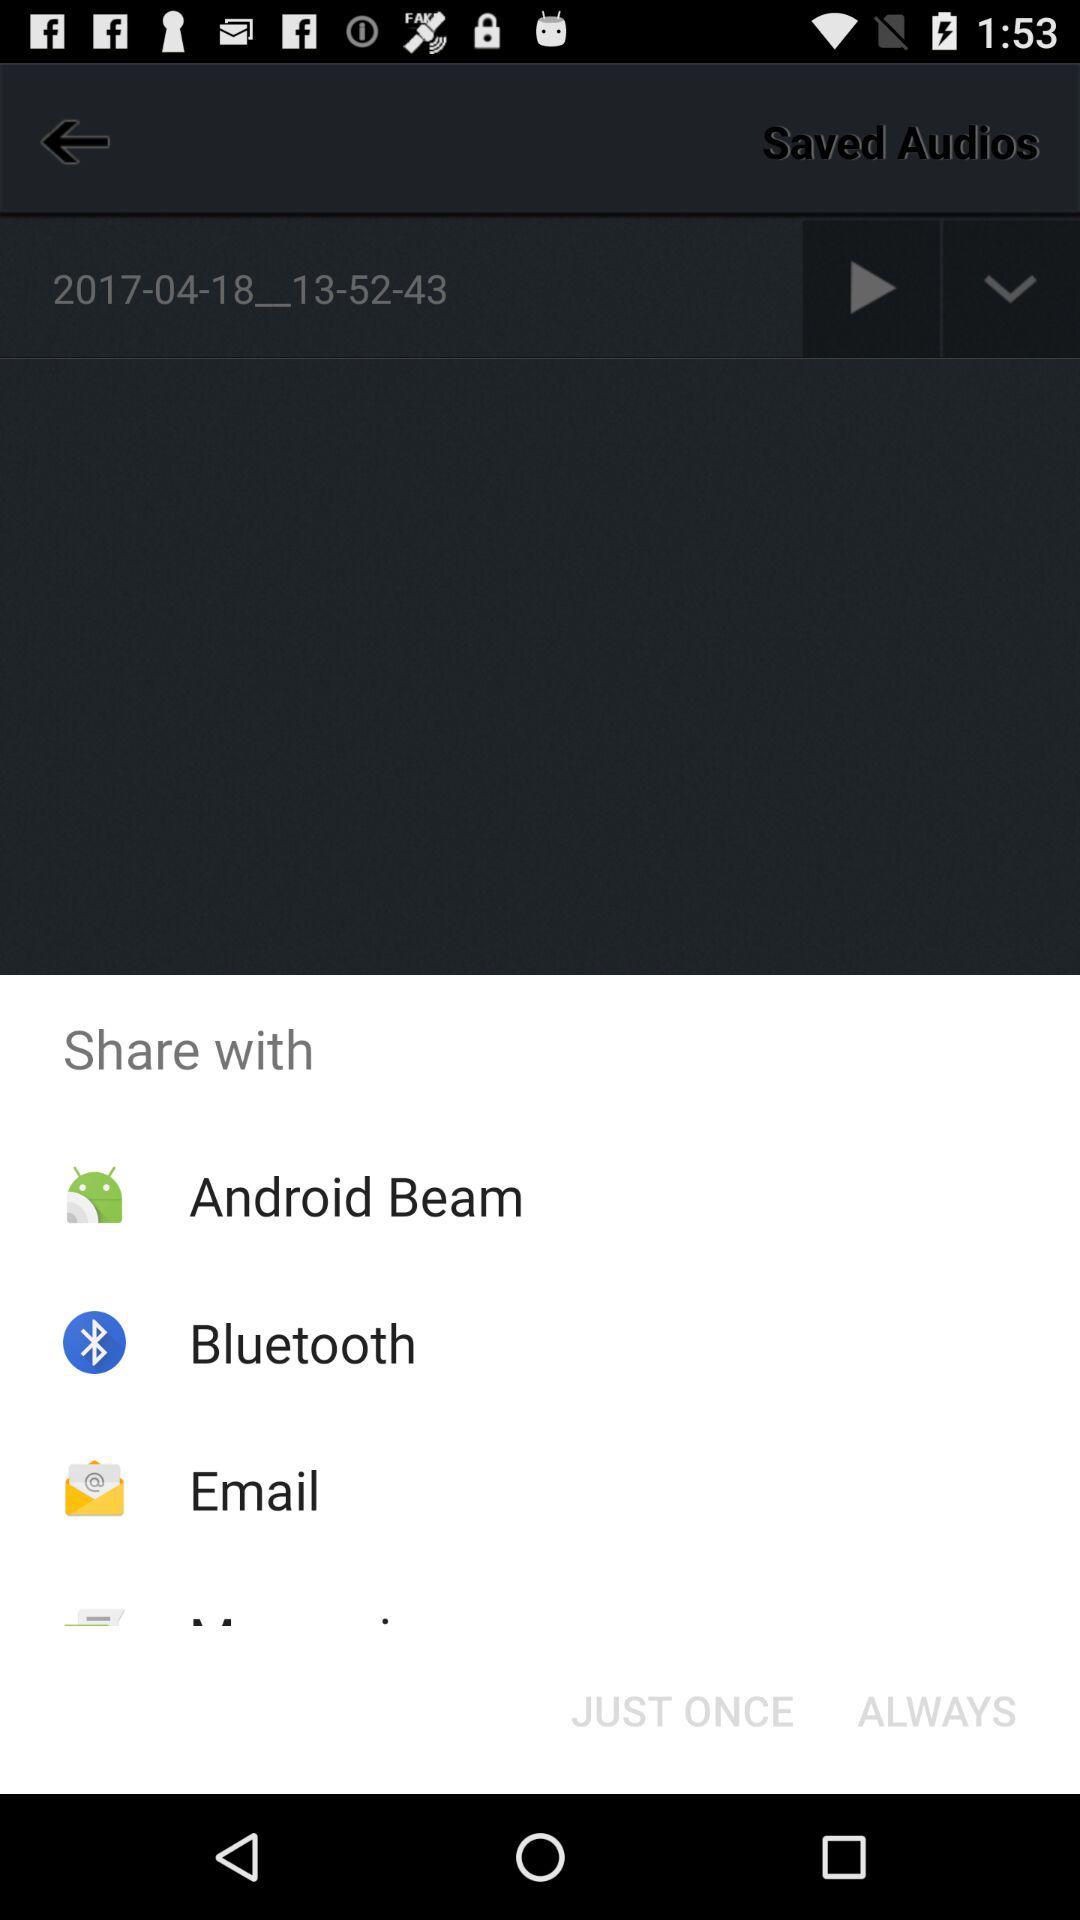  Describe the element at coordinates (253, 1489) in the screenshot. I see `the app below bluetooth item` at that location.